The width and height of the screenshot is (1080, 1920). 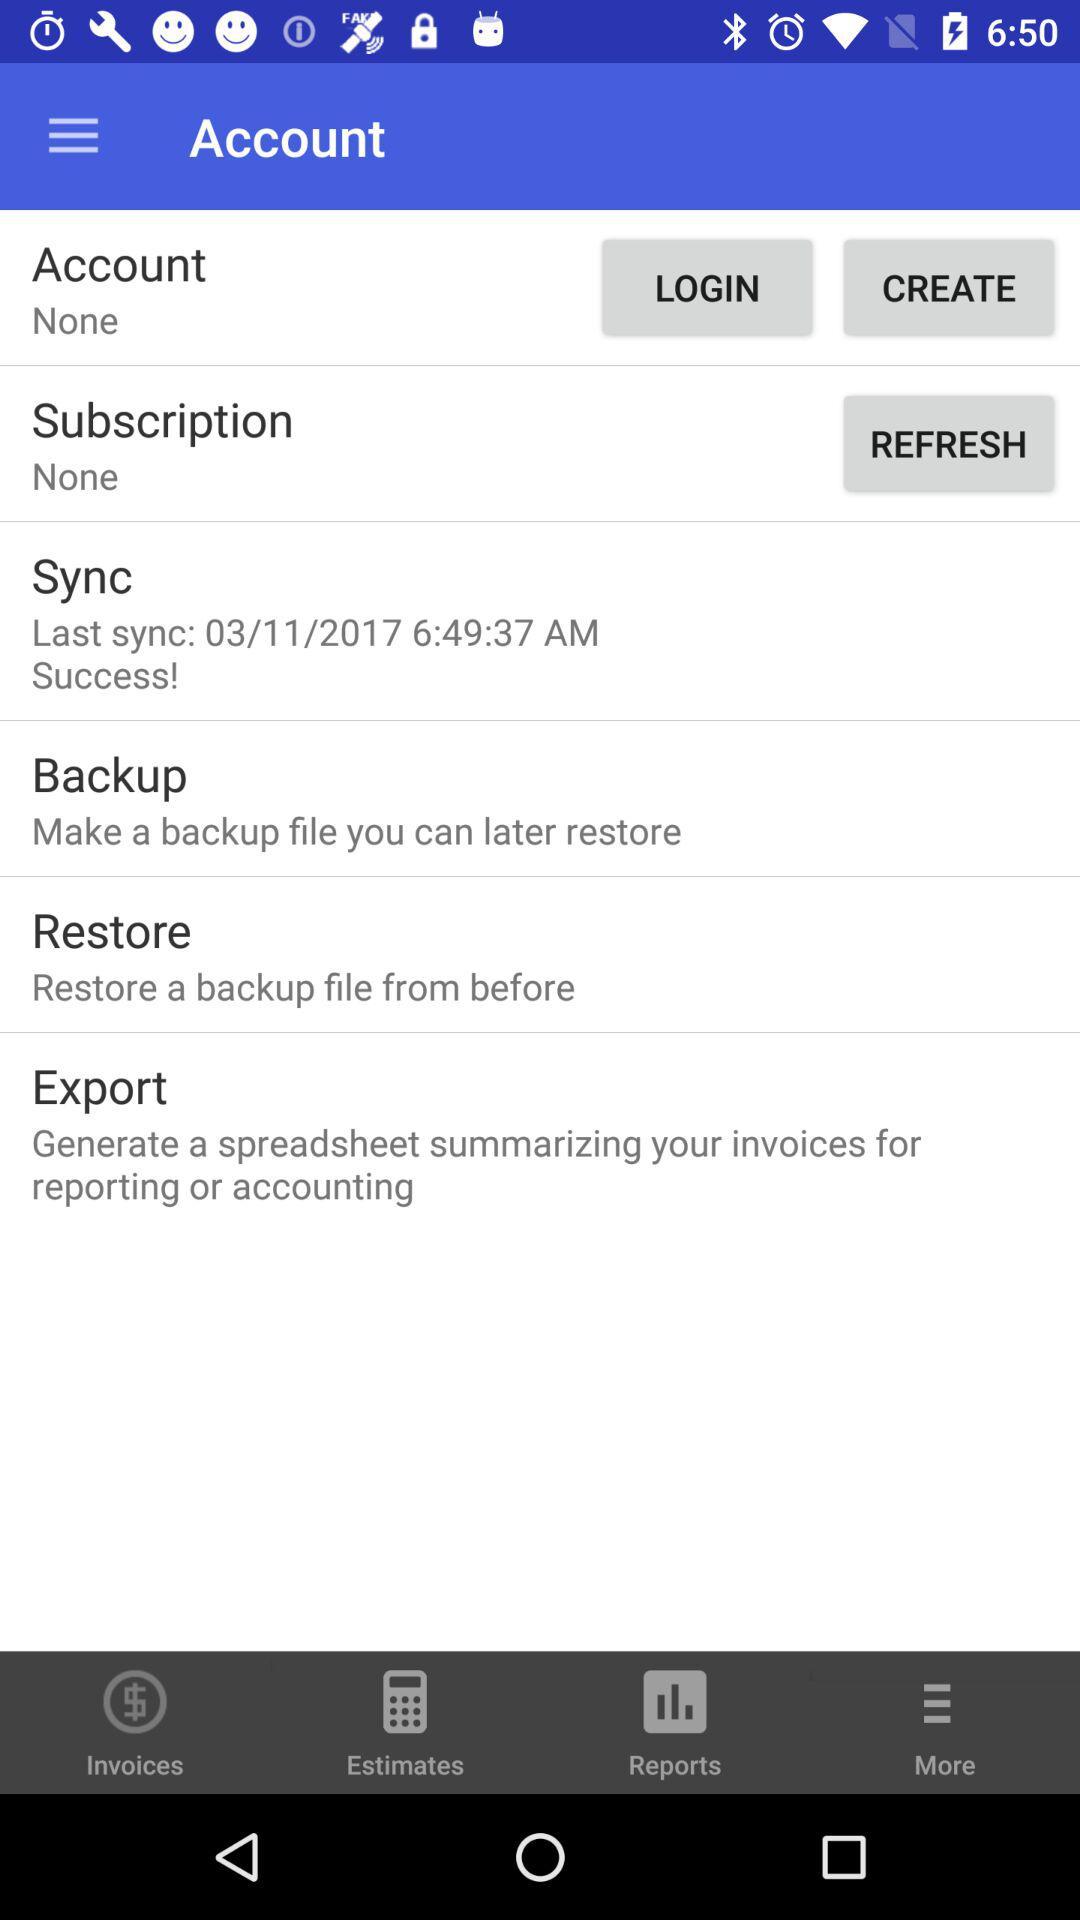 I want to click on the button along with the text reports, so click(x=675, y=1731).